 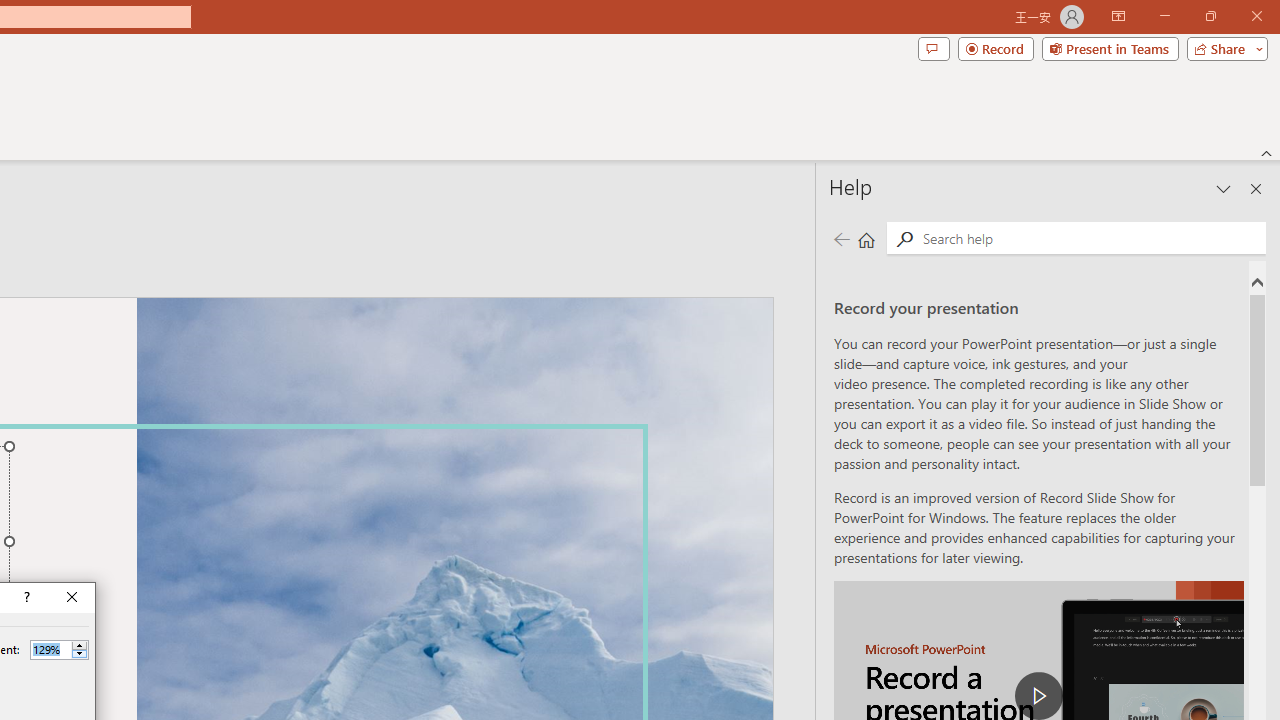 What do you see at coordinates (59, 650) in the screenshot?
I see `'Percent'` at bounding box center [59, 650].